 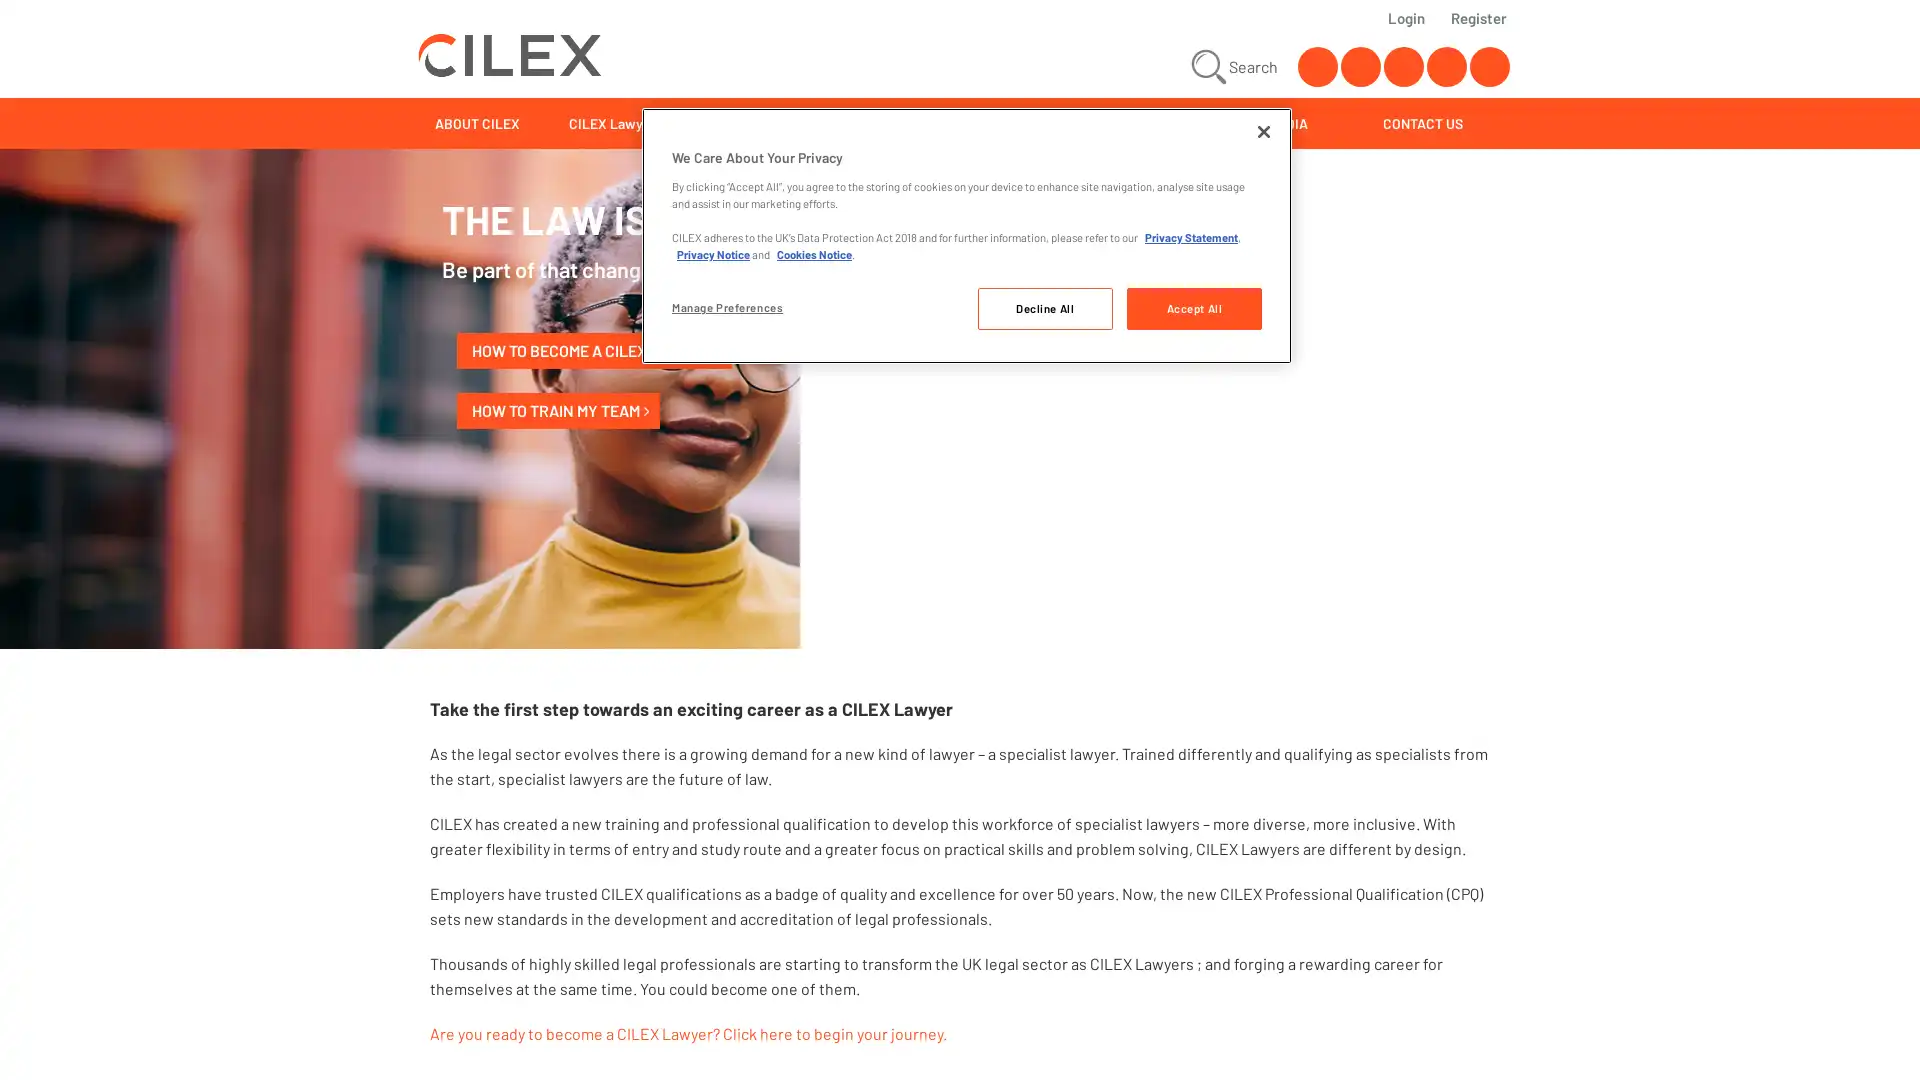 What do you see at coordinates (1194, 308) in the screenshot?
I see `Accept All` at bounding box center [1194, 308].